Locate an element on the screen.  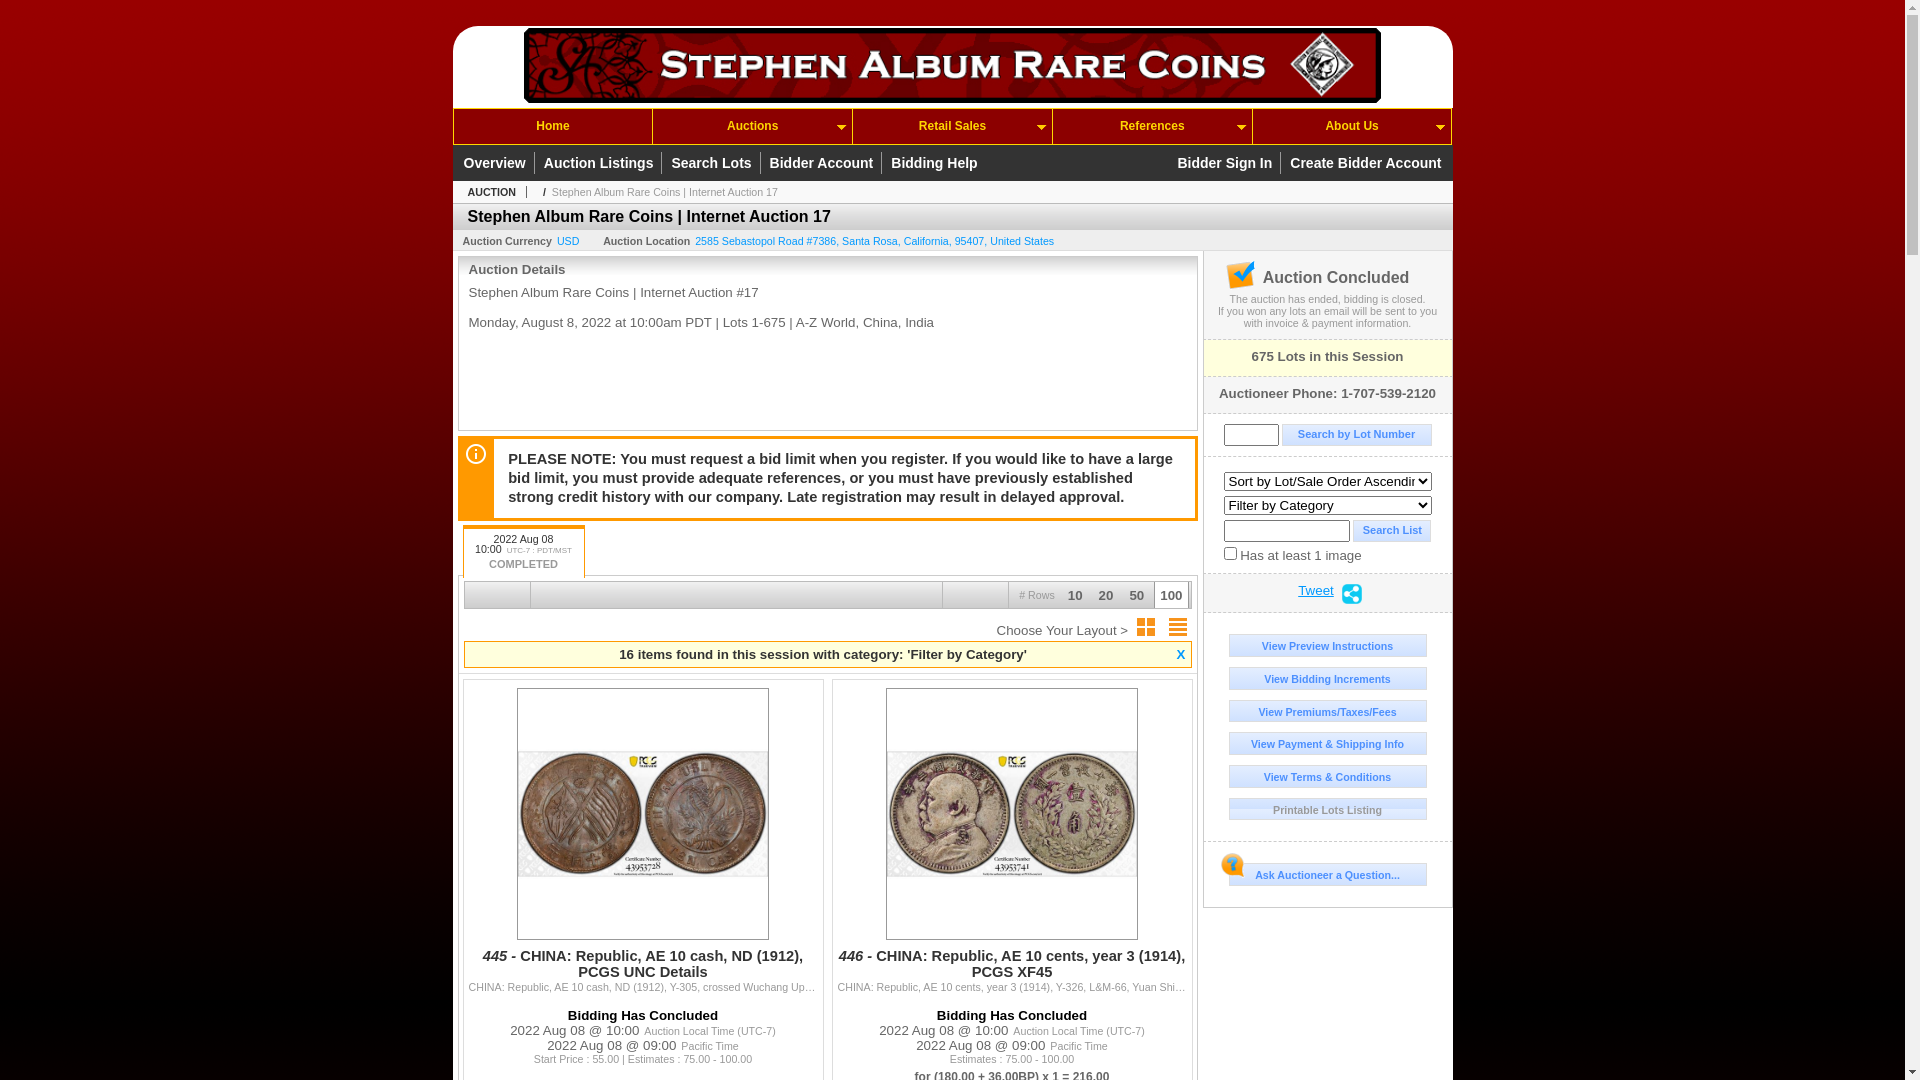
'View Preview Instructions' is located at coordinates (1227, 645).